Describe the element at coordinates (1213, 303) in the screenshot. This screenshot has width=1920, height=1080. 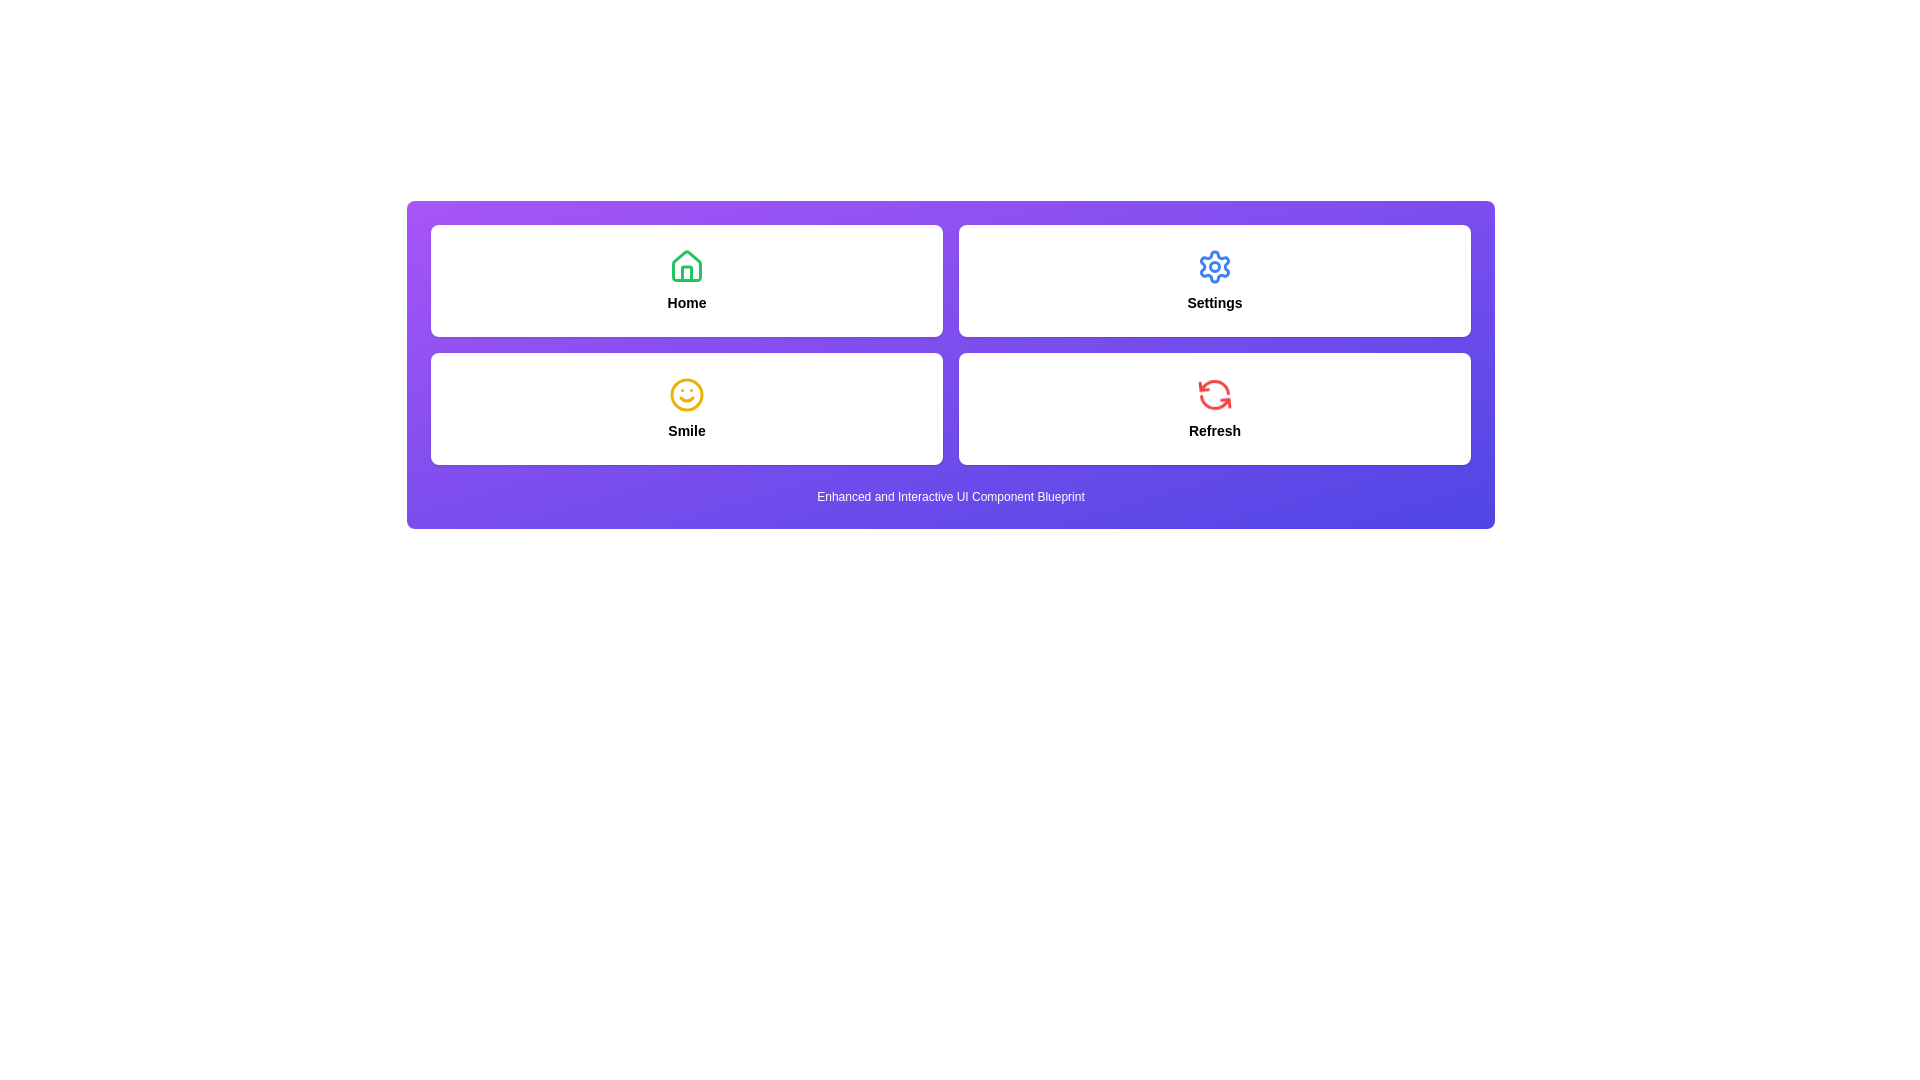
I see `the text label that provides context for the 'Settings' feature, located below the gear-shaped icon in the top-right corner of the grid layout` at that location.